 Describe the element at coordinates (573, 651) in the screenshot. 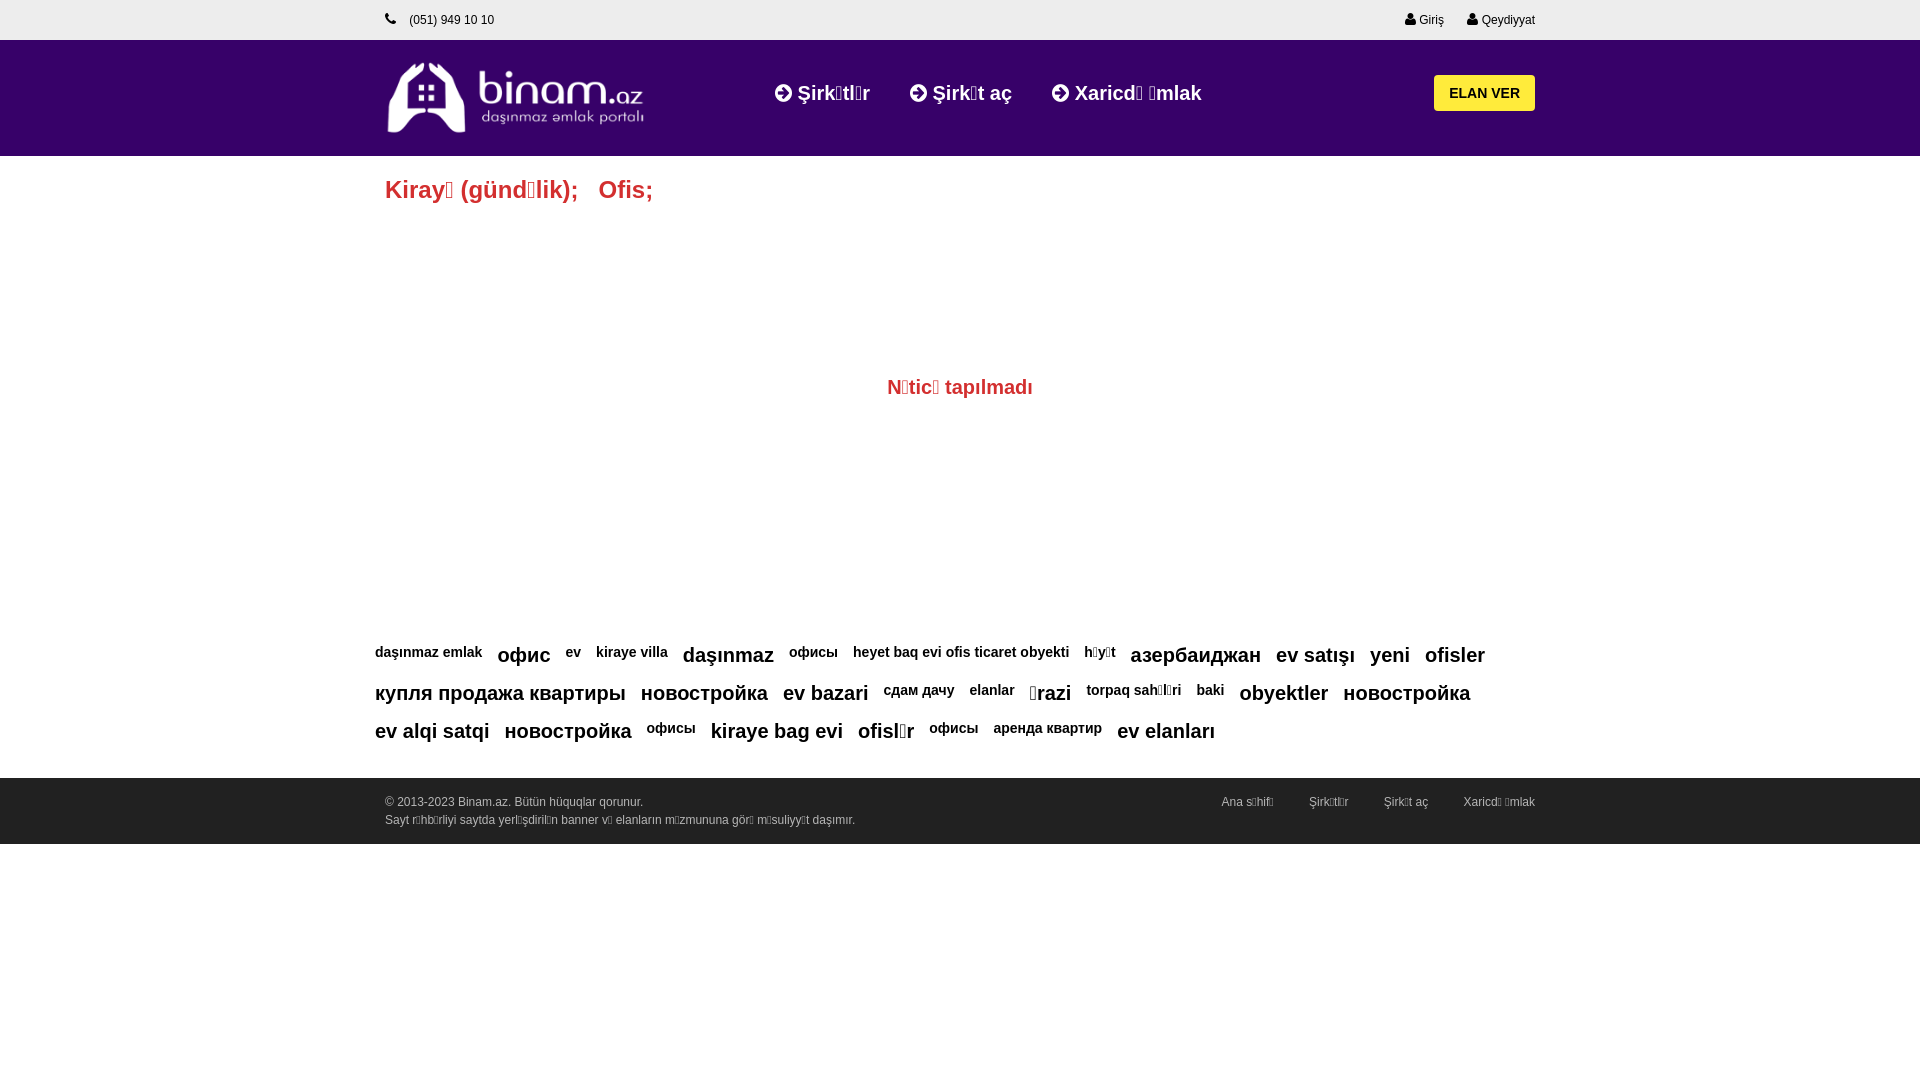

I see `'ev'` at that location.